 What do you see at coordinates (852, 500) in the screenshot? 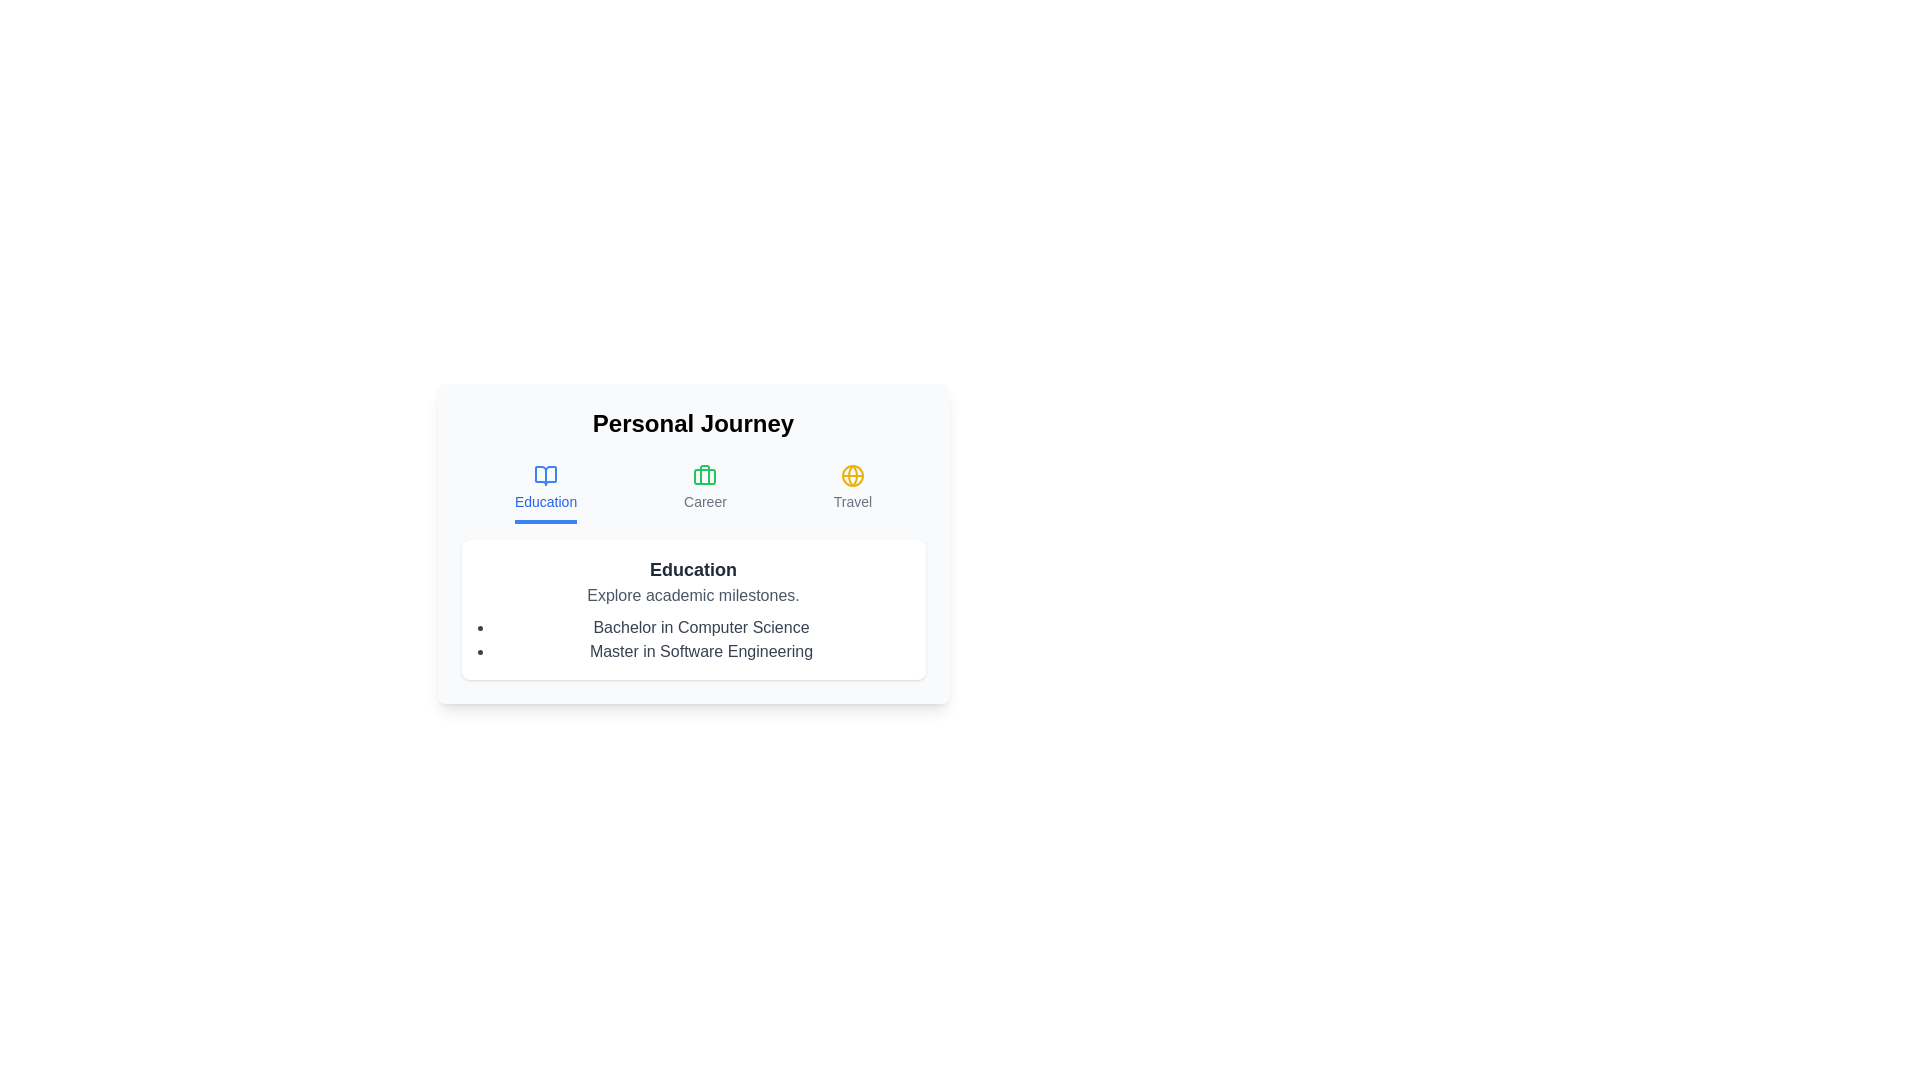
I see `the 'Travel' text label, which is styled in gray and located below a globe icon as the third navigation option among three items` at bounding box center [852, 500].